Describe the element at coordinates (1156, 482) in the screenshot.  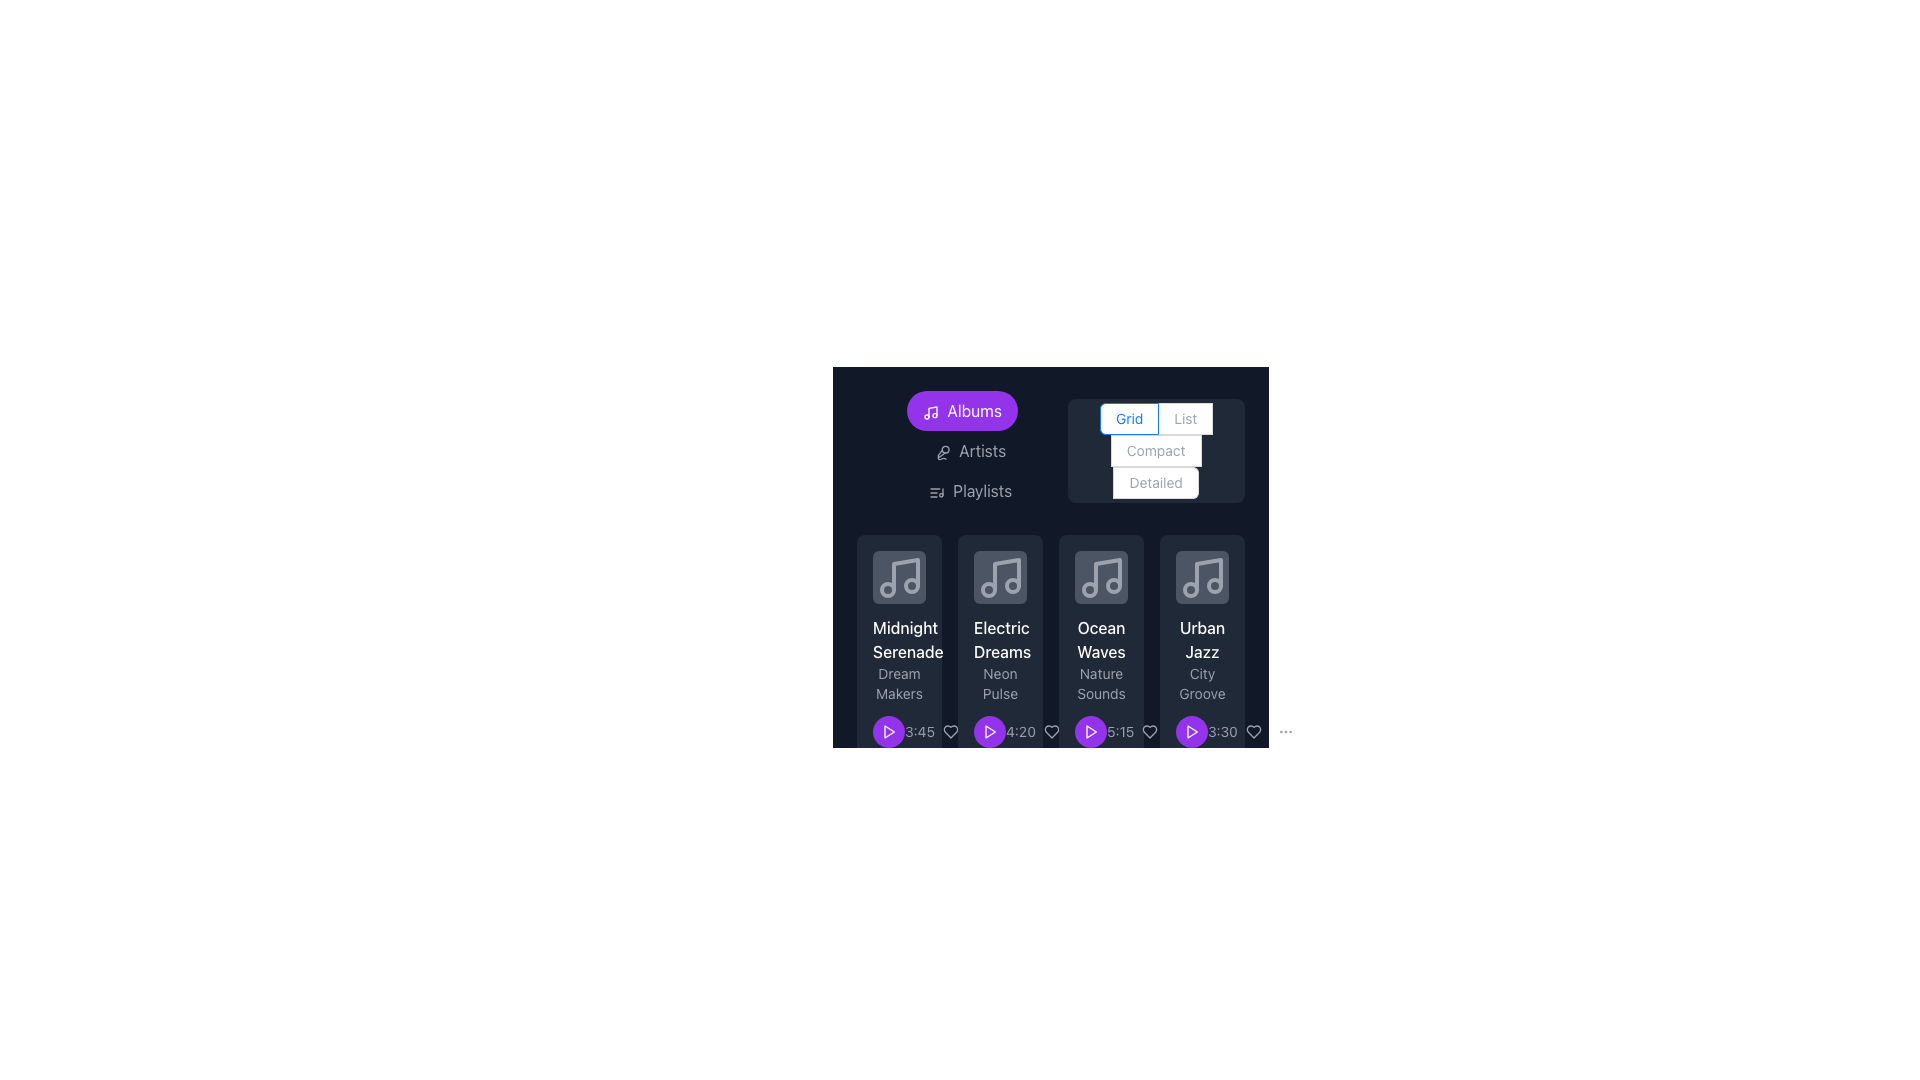
I see `the 'Detailed' radio button` at that location.